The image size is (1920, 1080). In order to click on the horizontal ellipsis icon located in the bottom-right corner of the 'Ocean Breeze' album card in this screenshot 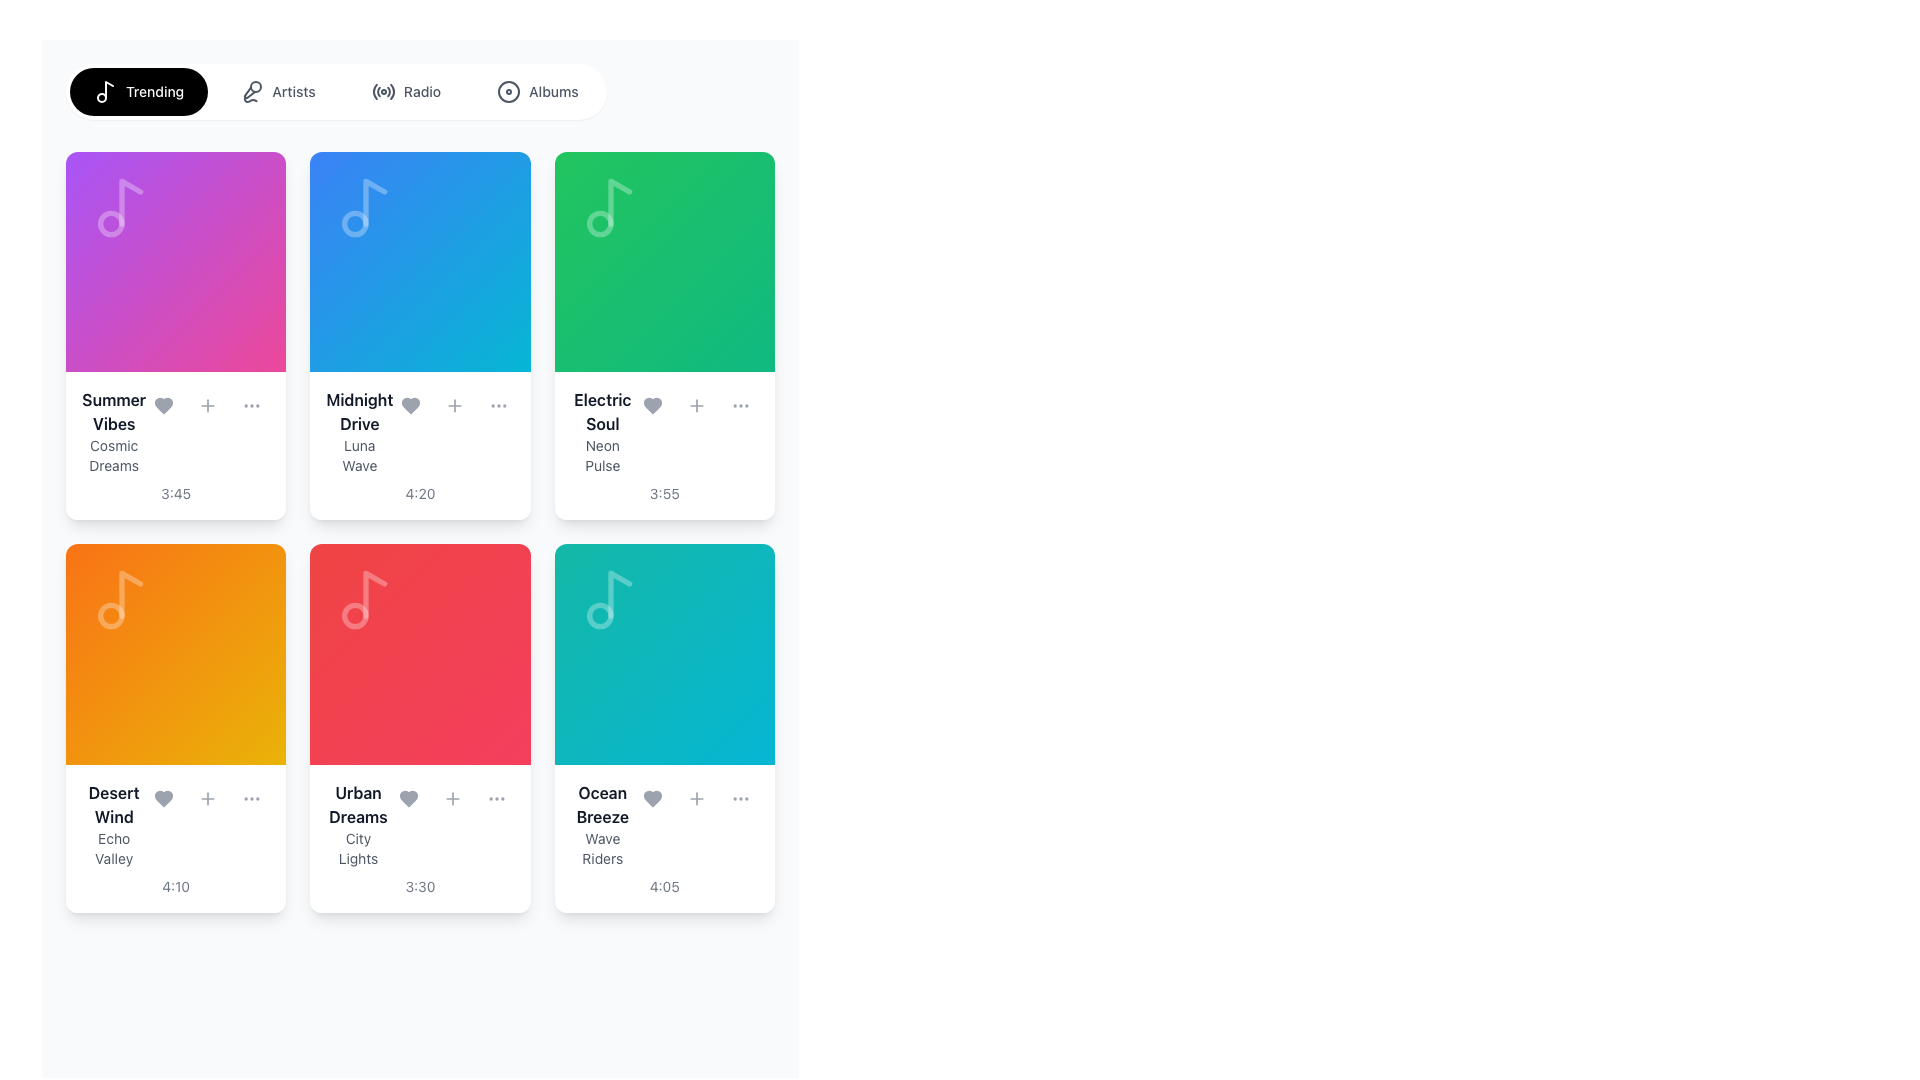, I will do `click(739, 797)`.